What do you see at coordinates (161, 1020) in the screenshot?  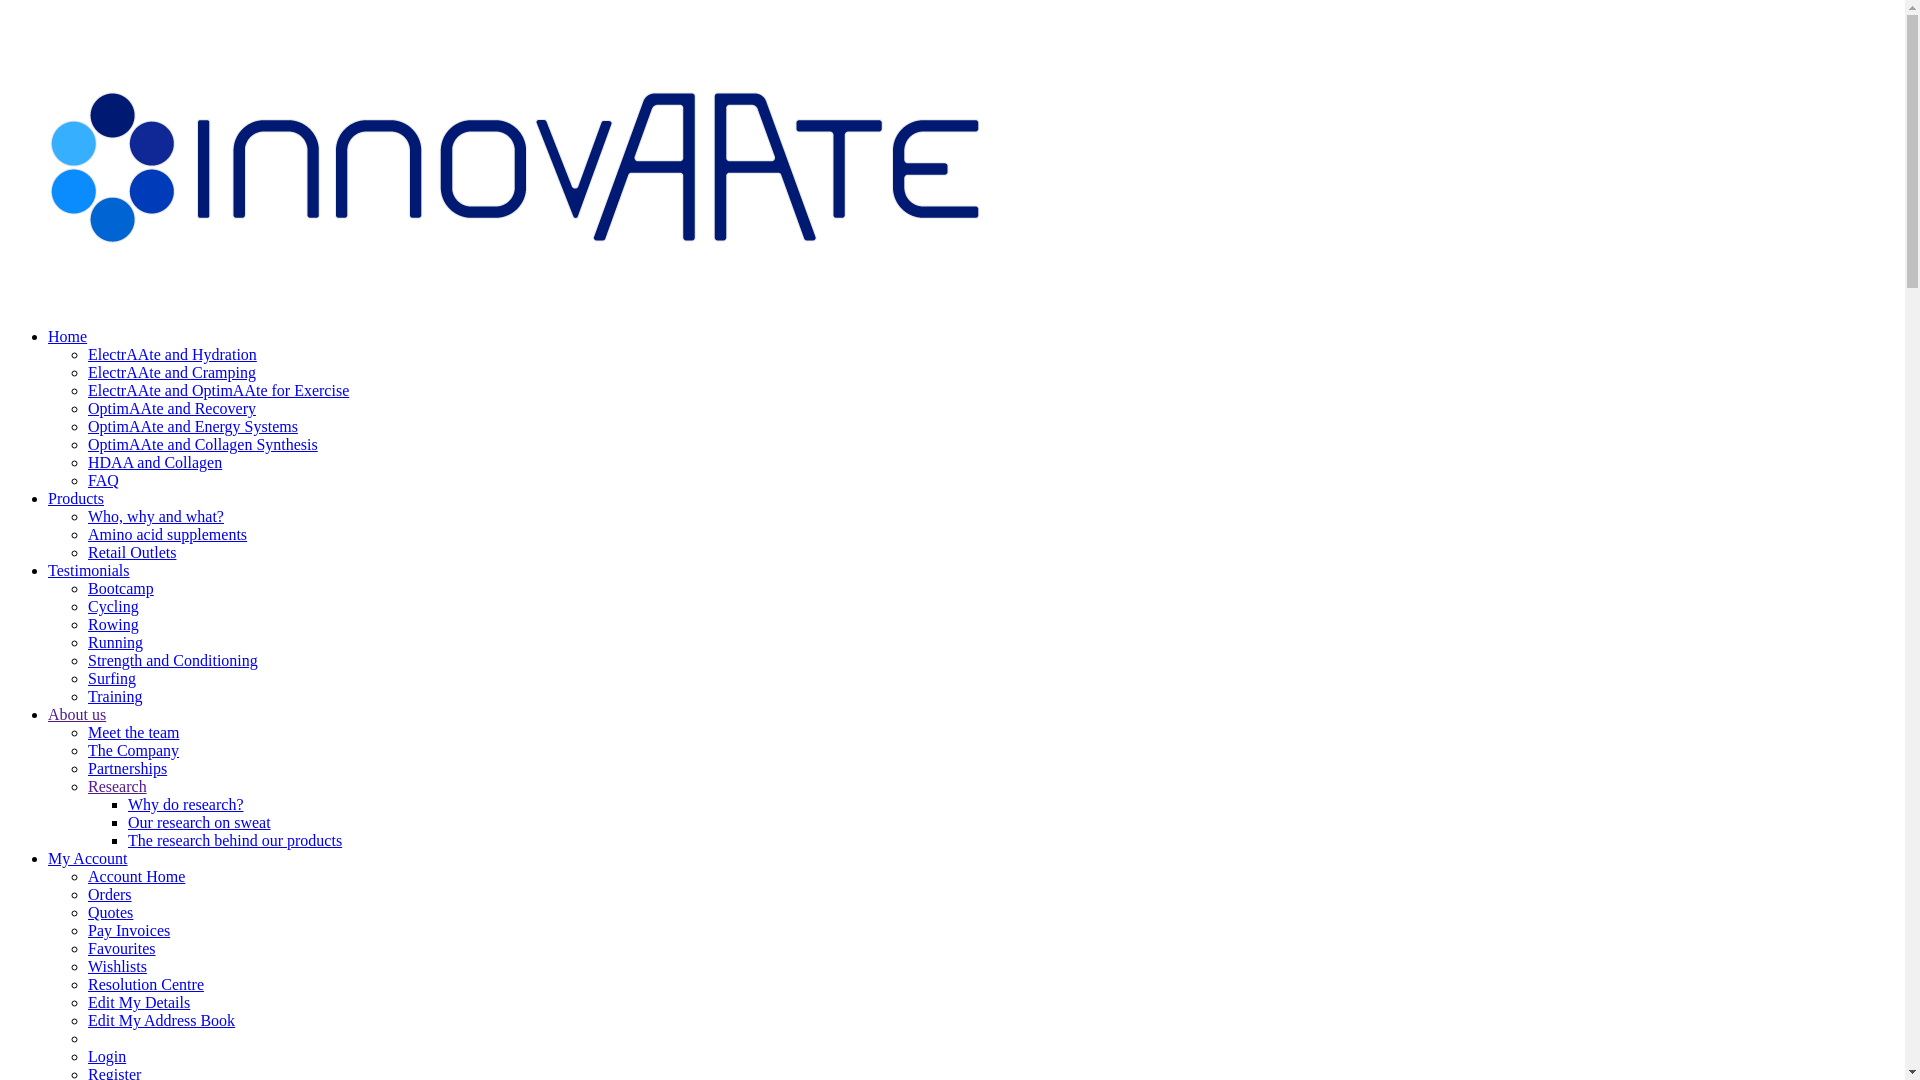 I see `'Edit My Address Book'` at bounding box center [161, 1020].